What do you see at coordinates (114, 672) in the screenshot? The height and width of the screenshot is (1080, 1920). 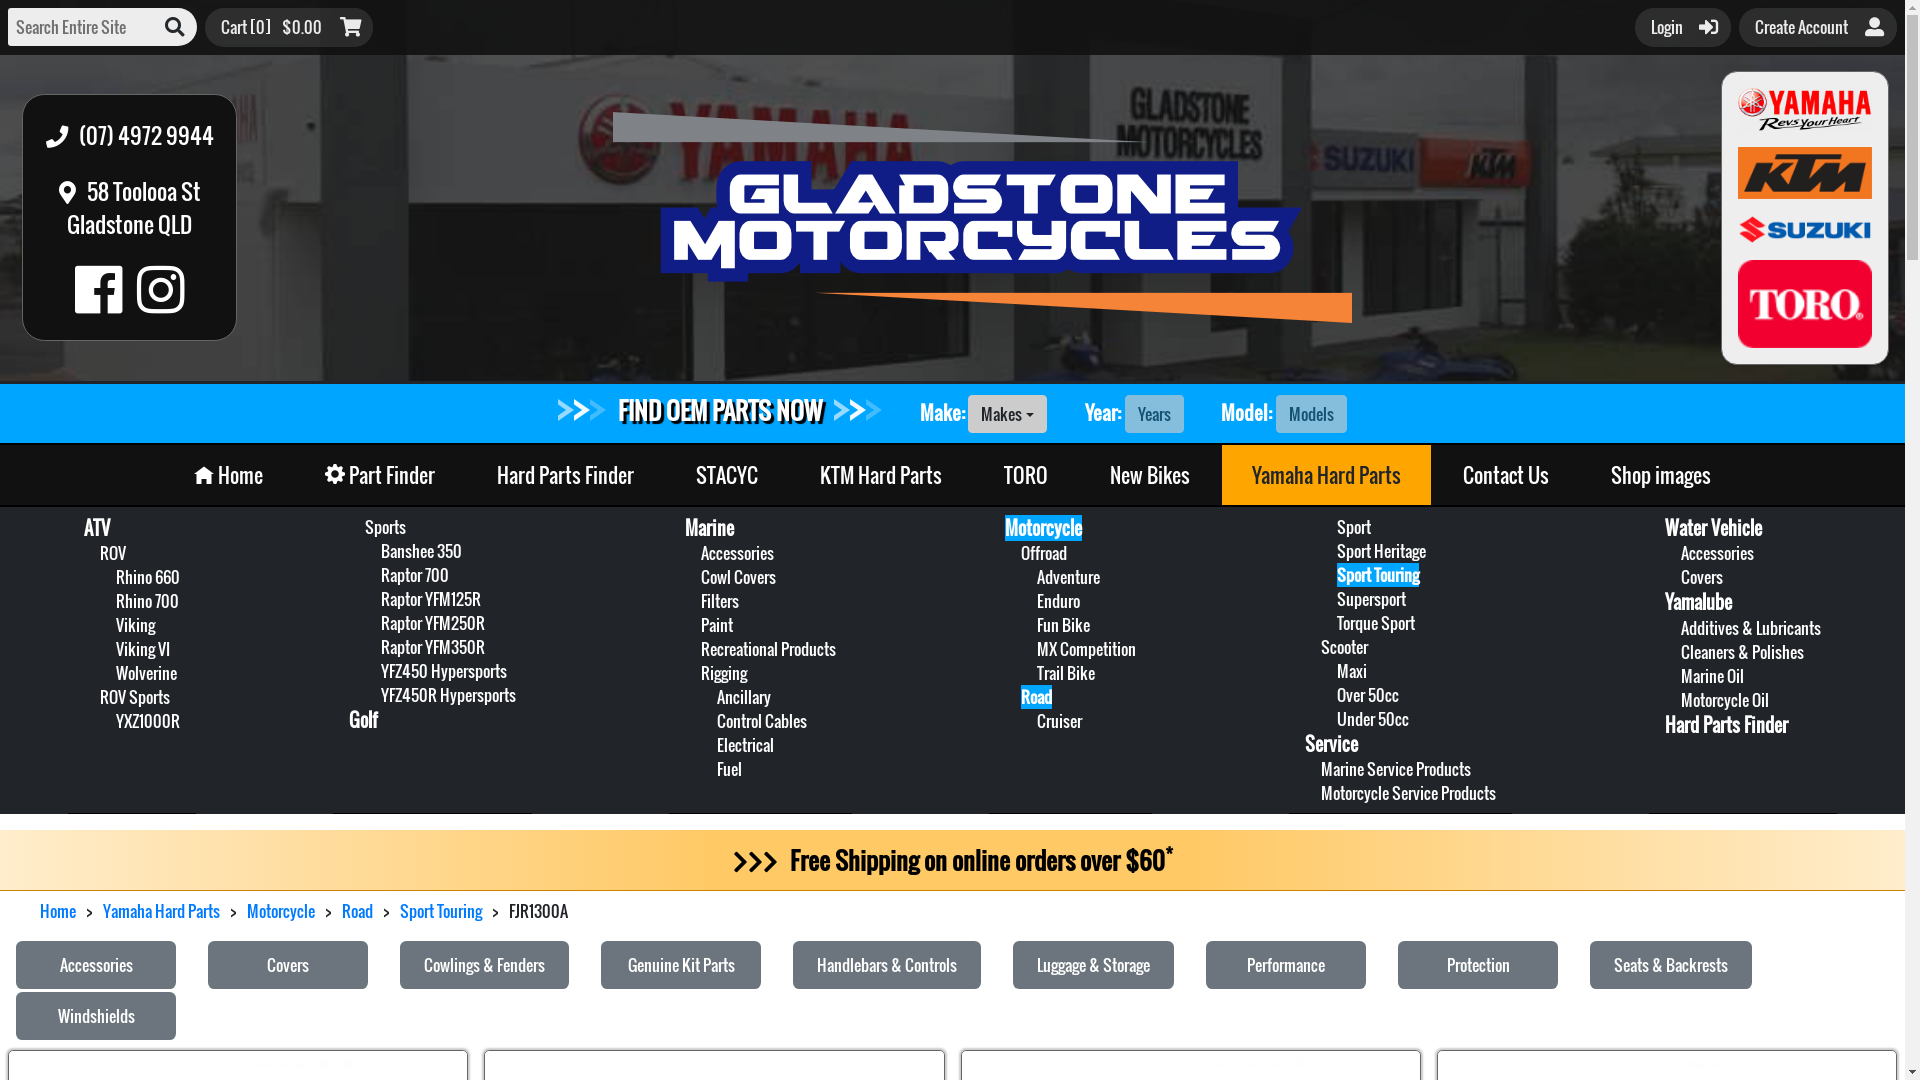 I see `'Wolverine'` at bounding box center [114, 672].